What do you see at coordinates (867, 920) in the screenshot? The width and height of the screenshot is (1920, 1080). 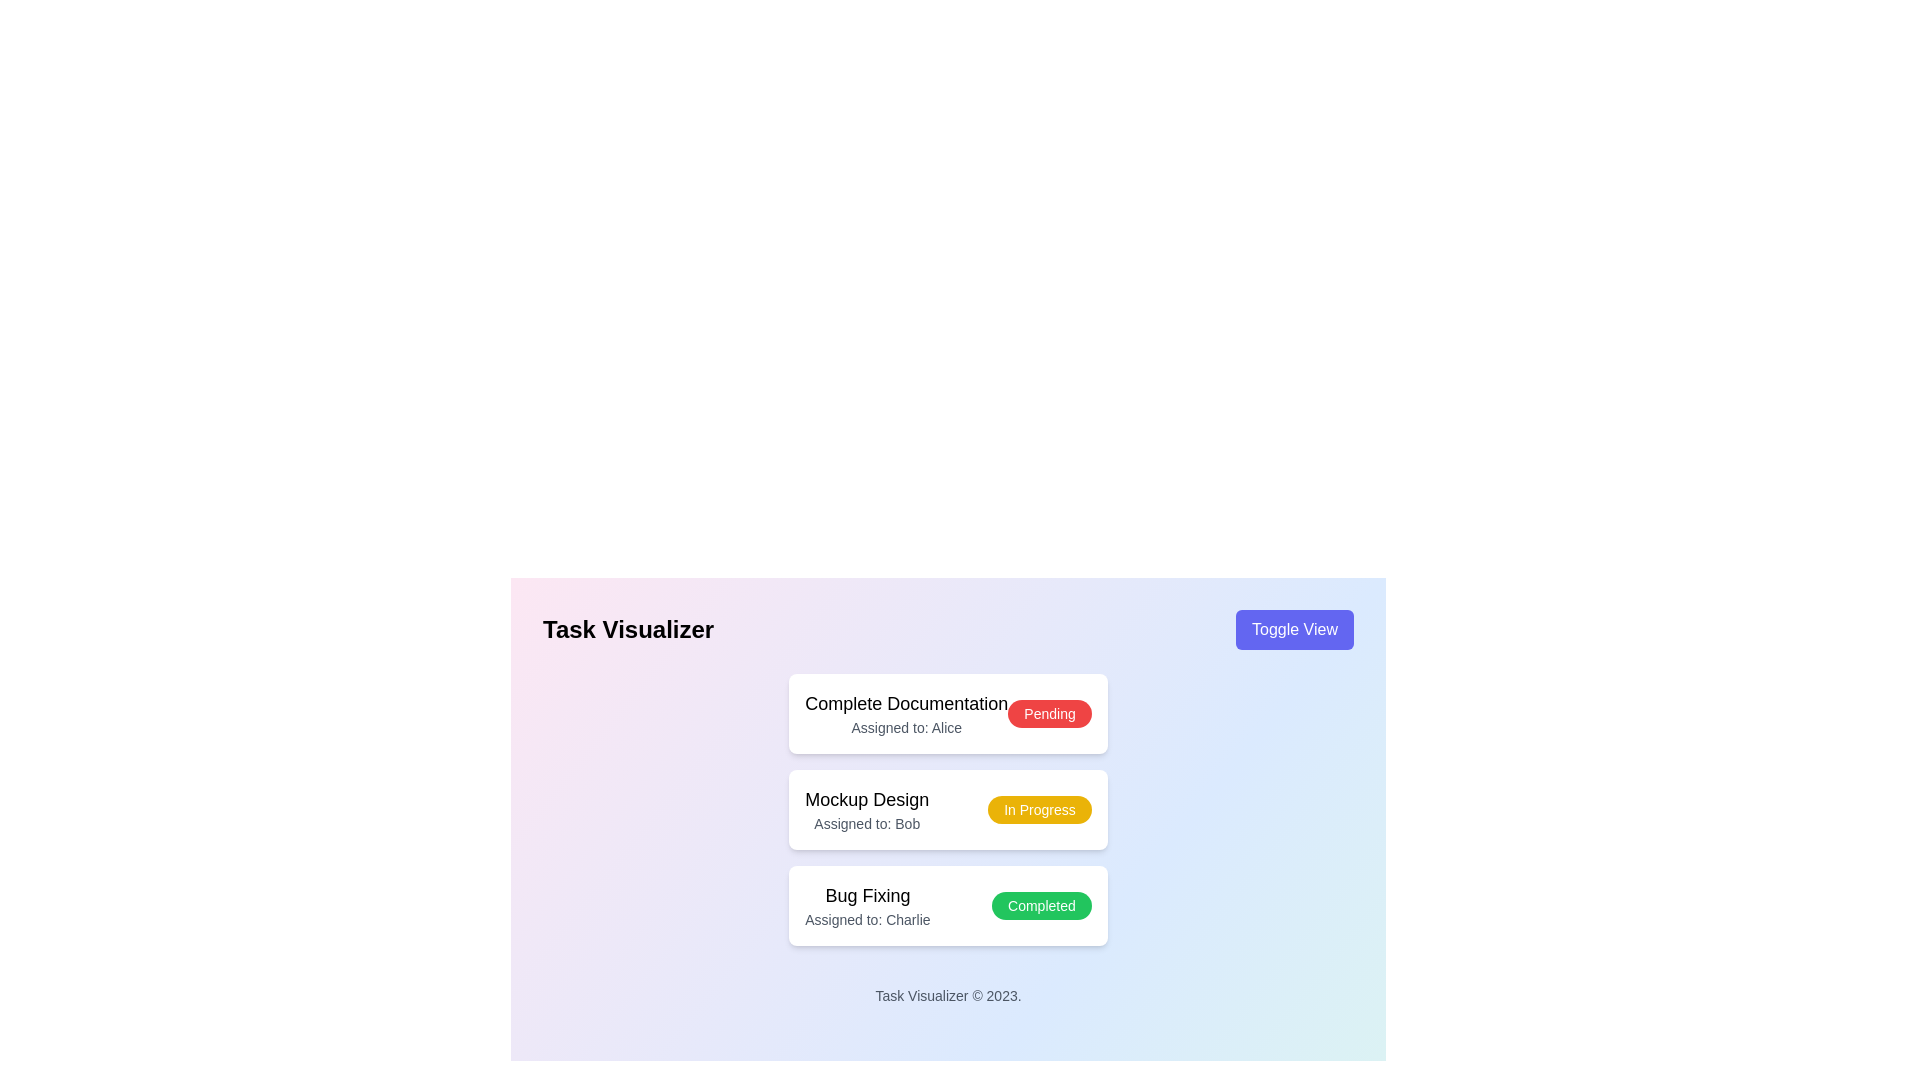 I see `the text label displaying 'Assigned to: Charlie', which is styled in gray and positioned below the main title 'Bug Fixing' in the third task box` at bounding box center [867, 920].